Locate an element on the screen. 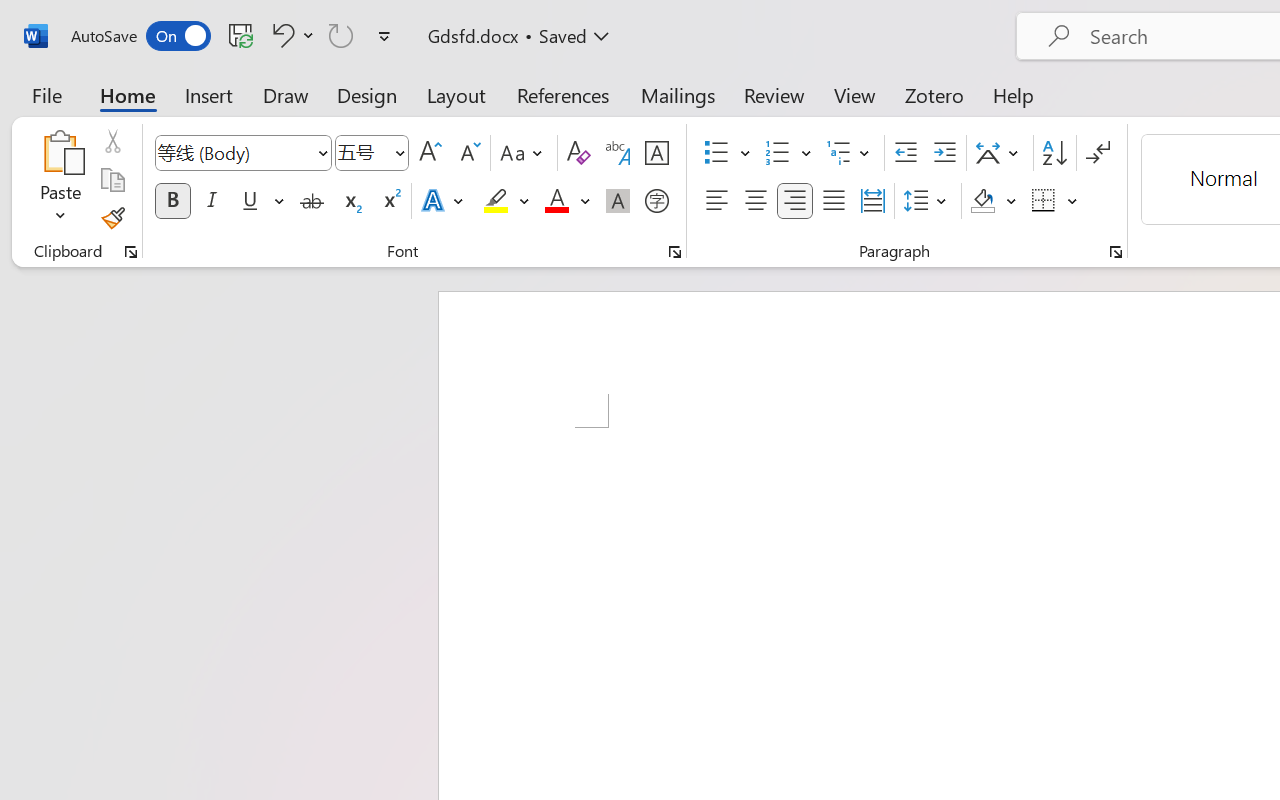  'Cut' is located at coordinates (111, 141).